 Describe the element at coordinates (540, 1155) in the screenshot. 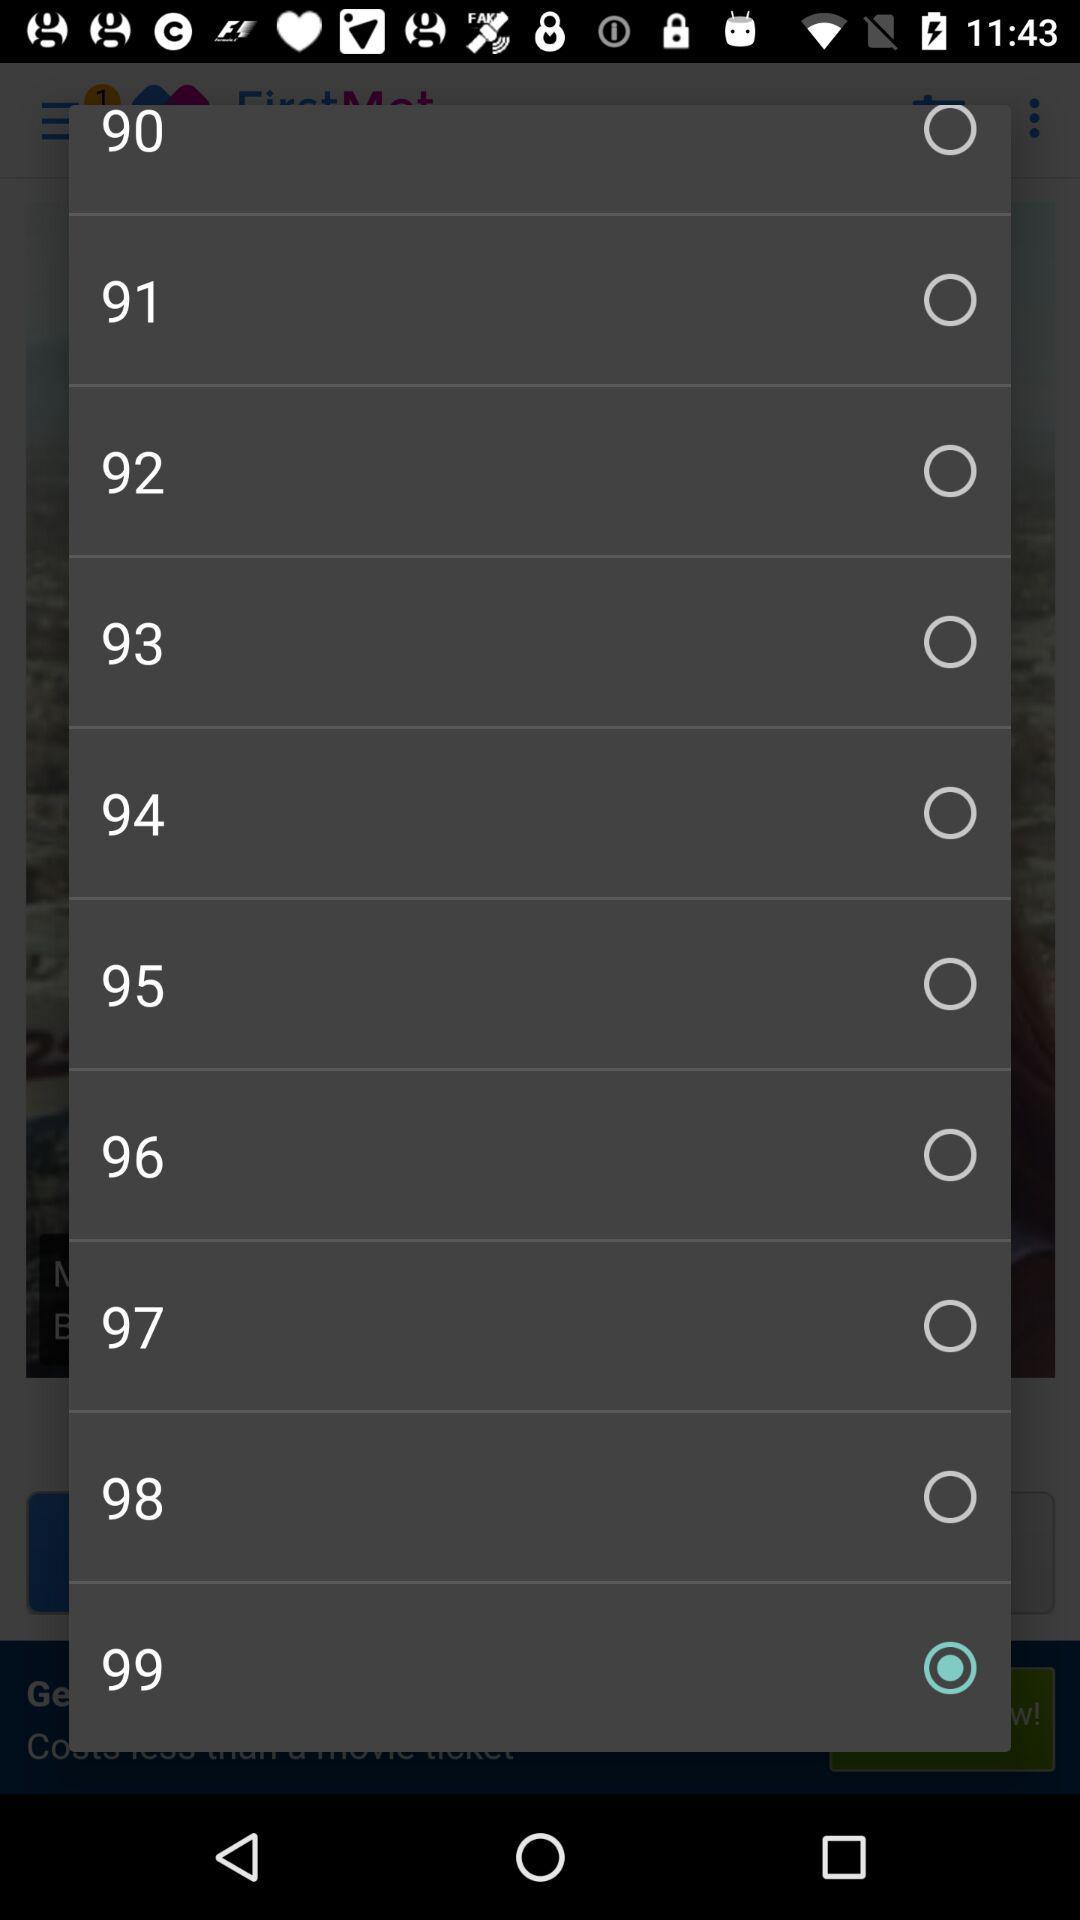

I see `the icon above 97 icon` at that location.